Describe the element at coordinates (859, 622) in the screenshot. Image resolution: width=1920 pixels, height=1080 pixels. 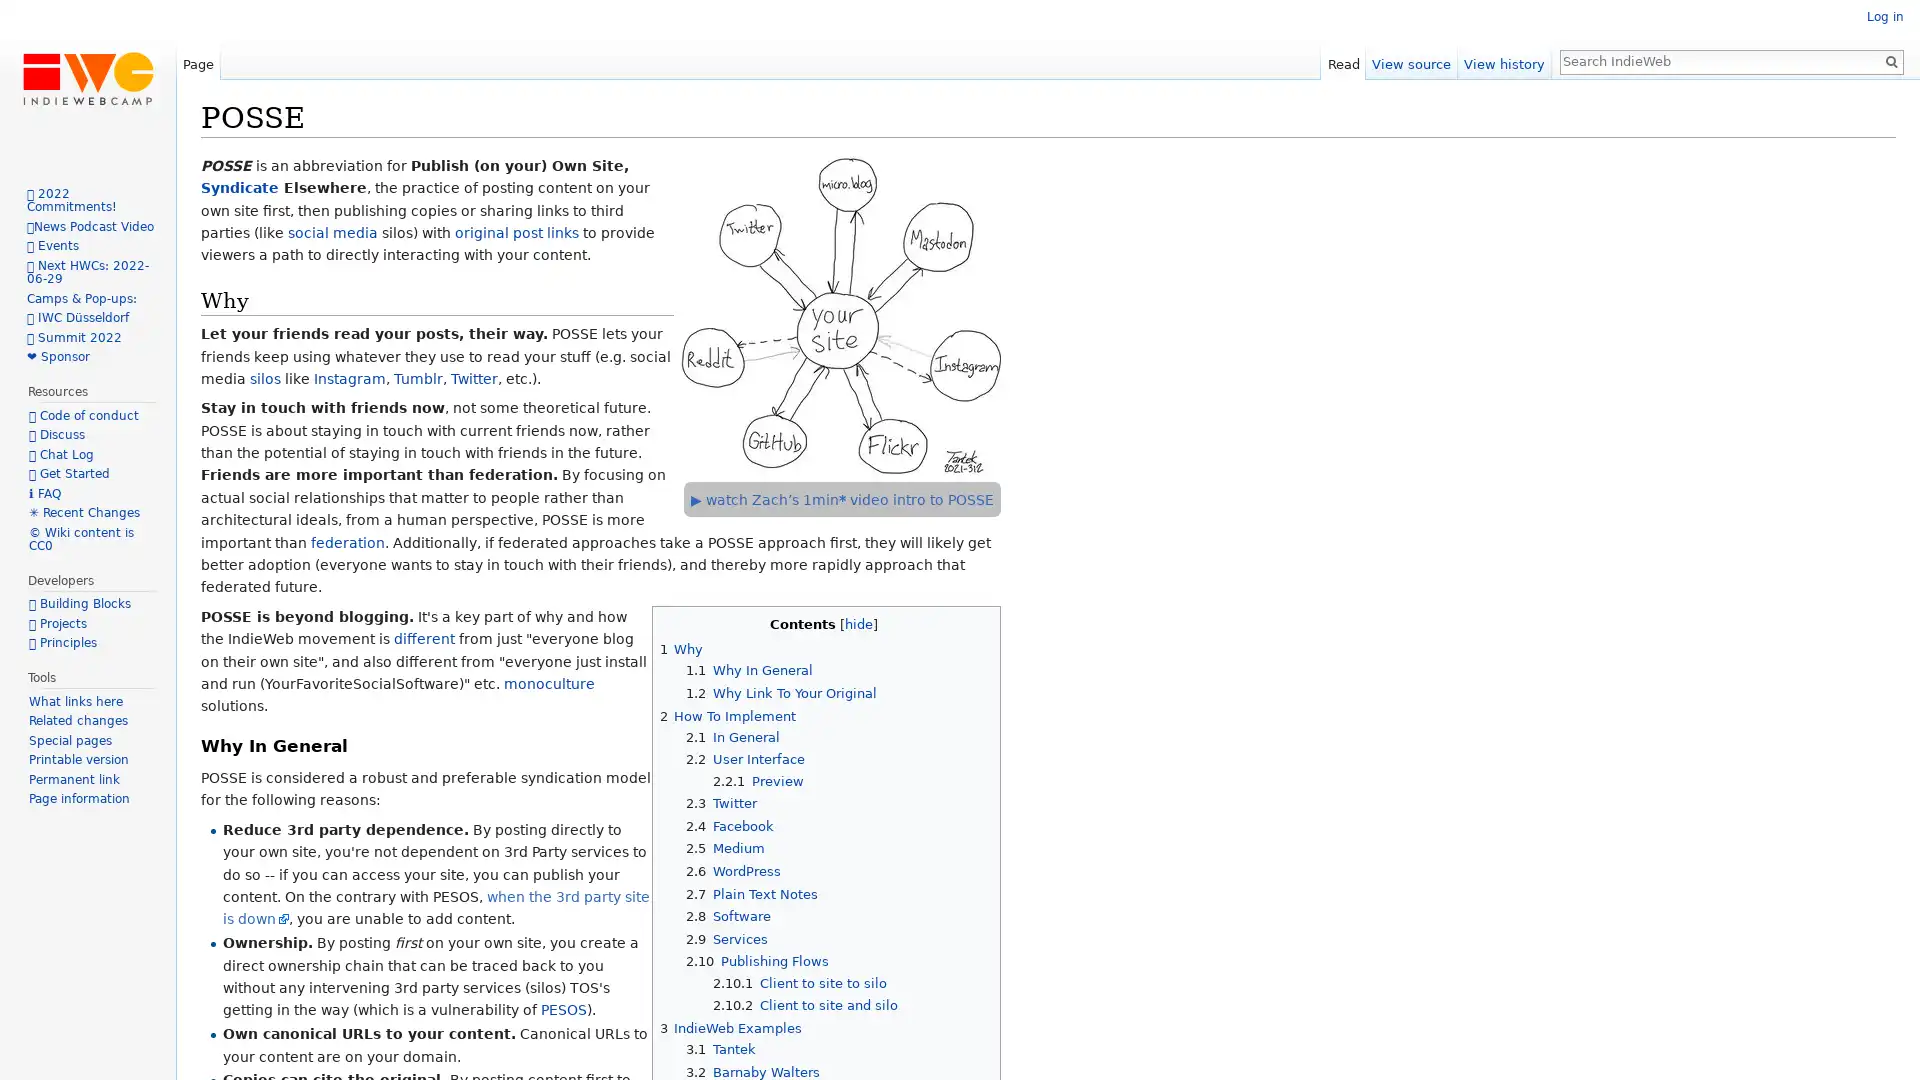
I see `hide` at that location.